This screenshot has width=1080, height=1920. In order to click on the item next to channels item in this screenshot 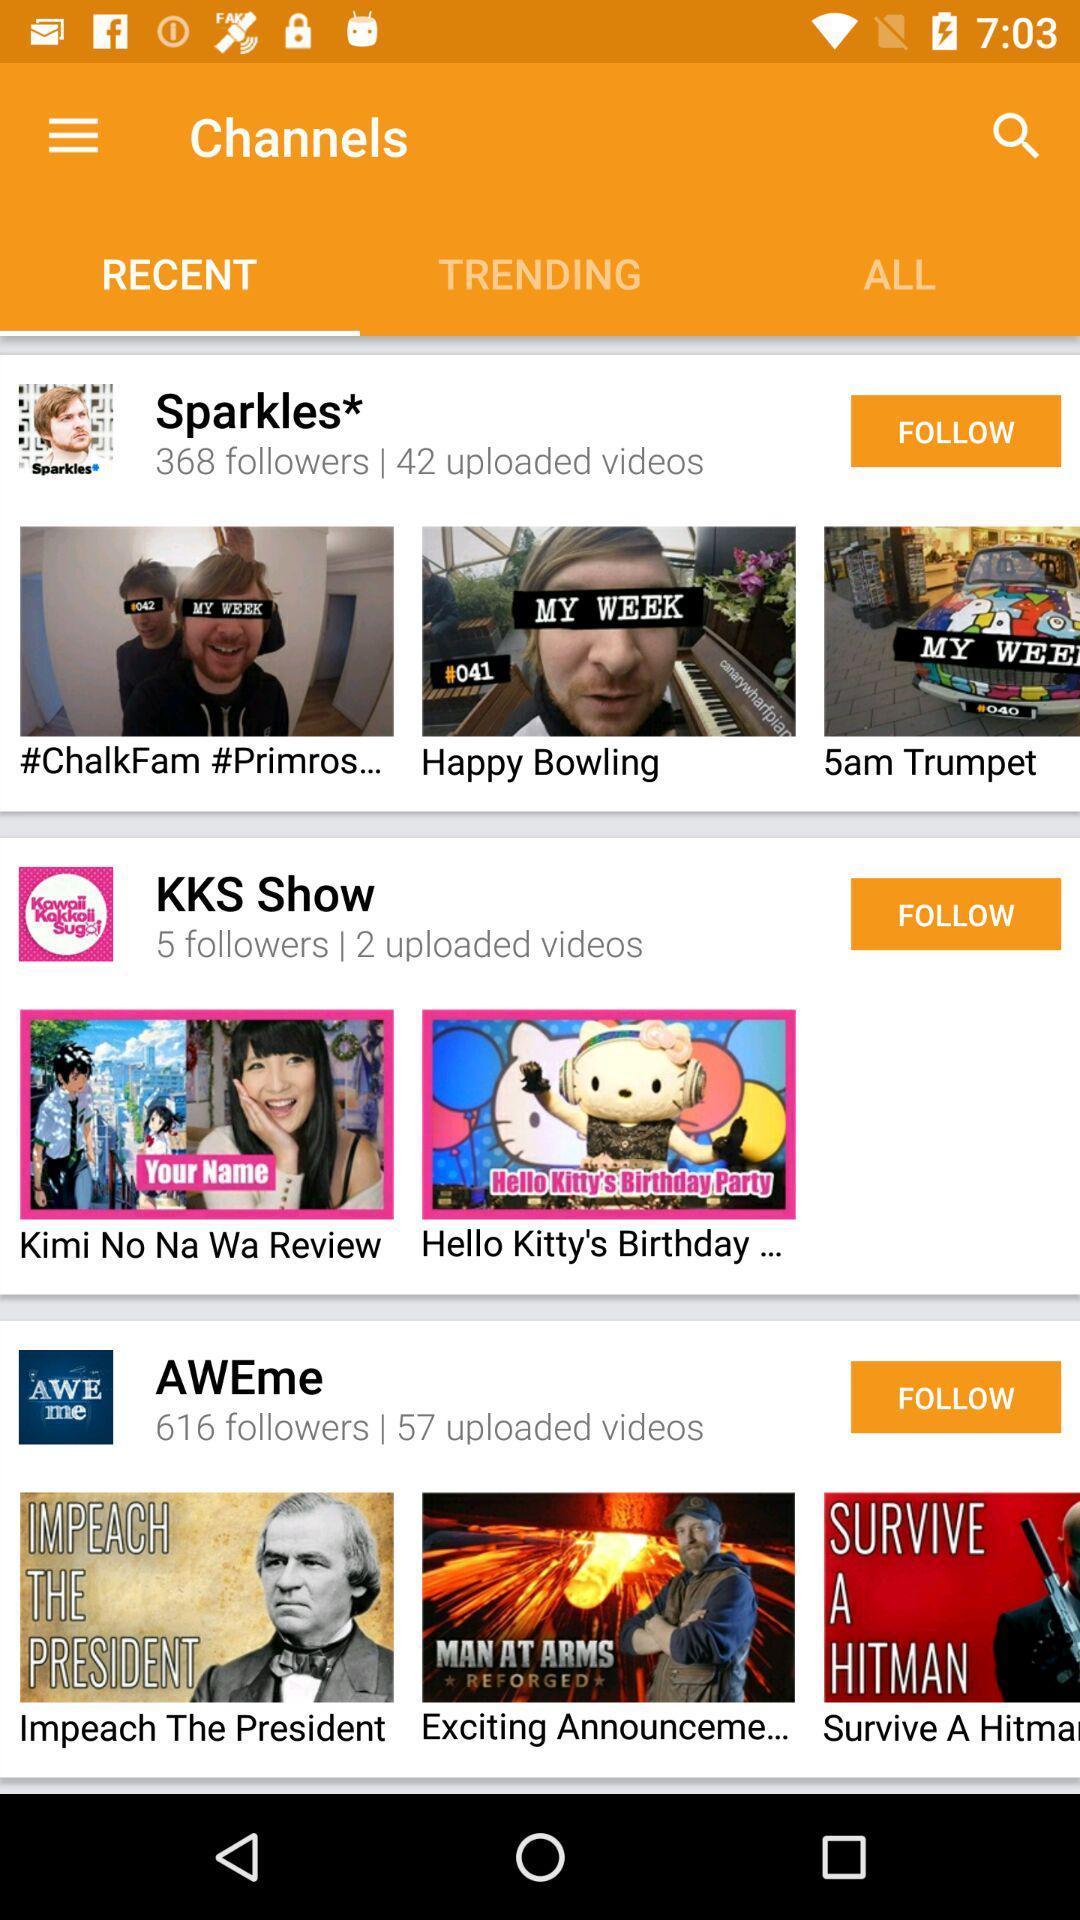, I will do `click(72, 135)`.